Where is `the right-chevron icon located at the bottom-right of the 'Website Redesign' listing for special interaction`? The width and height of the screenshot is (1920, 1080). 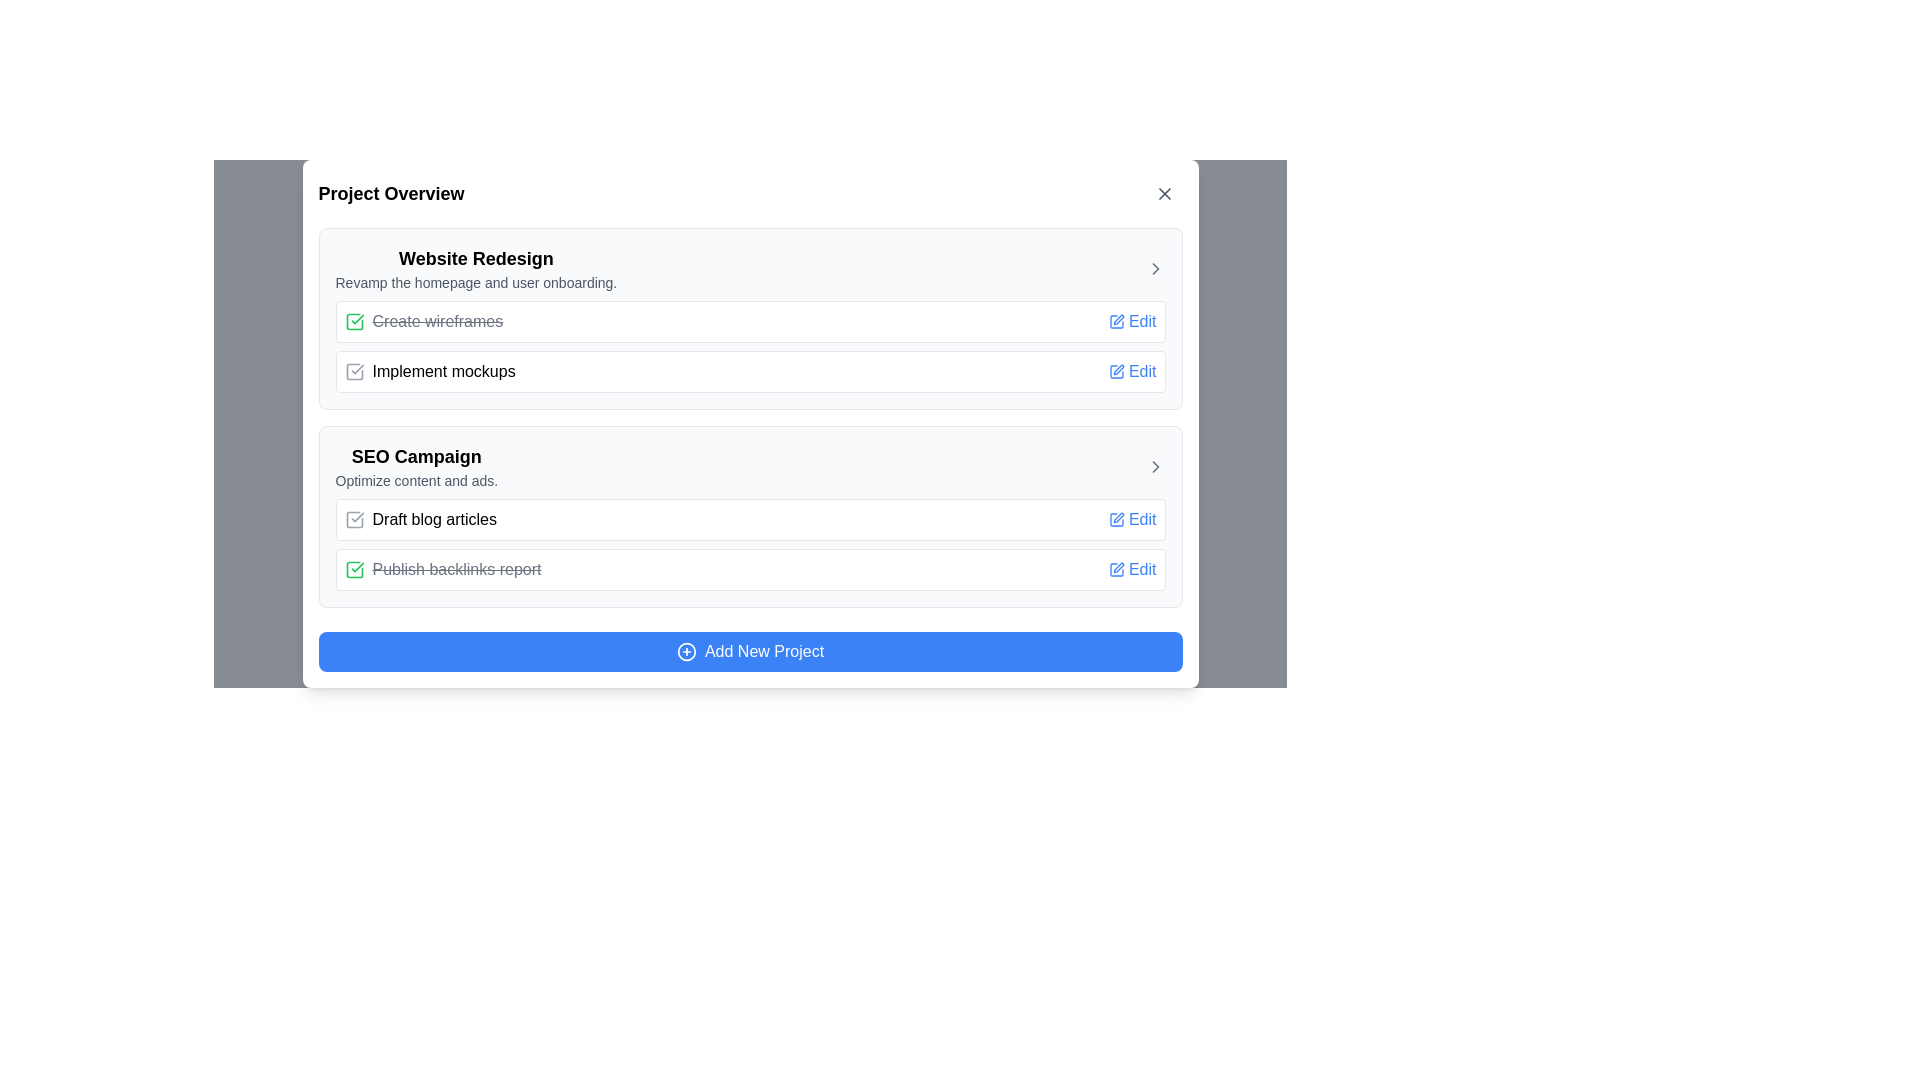
the right-chevron icon located at the bottom-right of the 'Website Redesign' listing for special interaction is located at coordinates (1155, 268).